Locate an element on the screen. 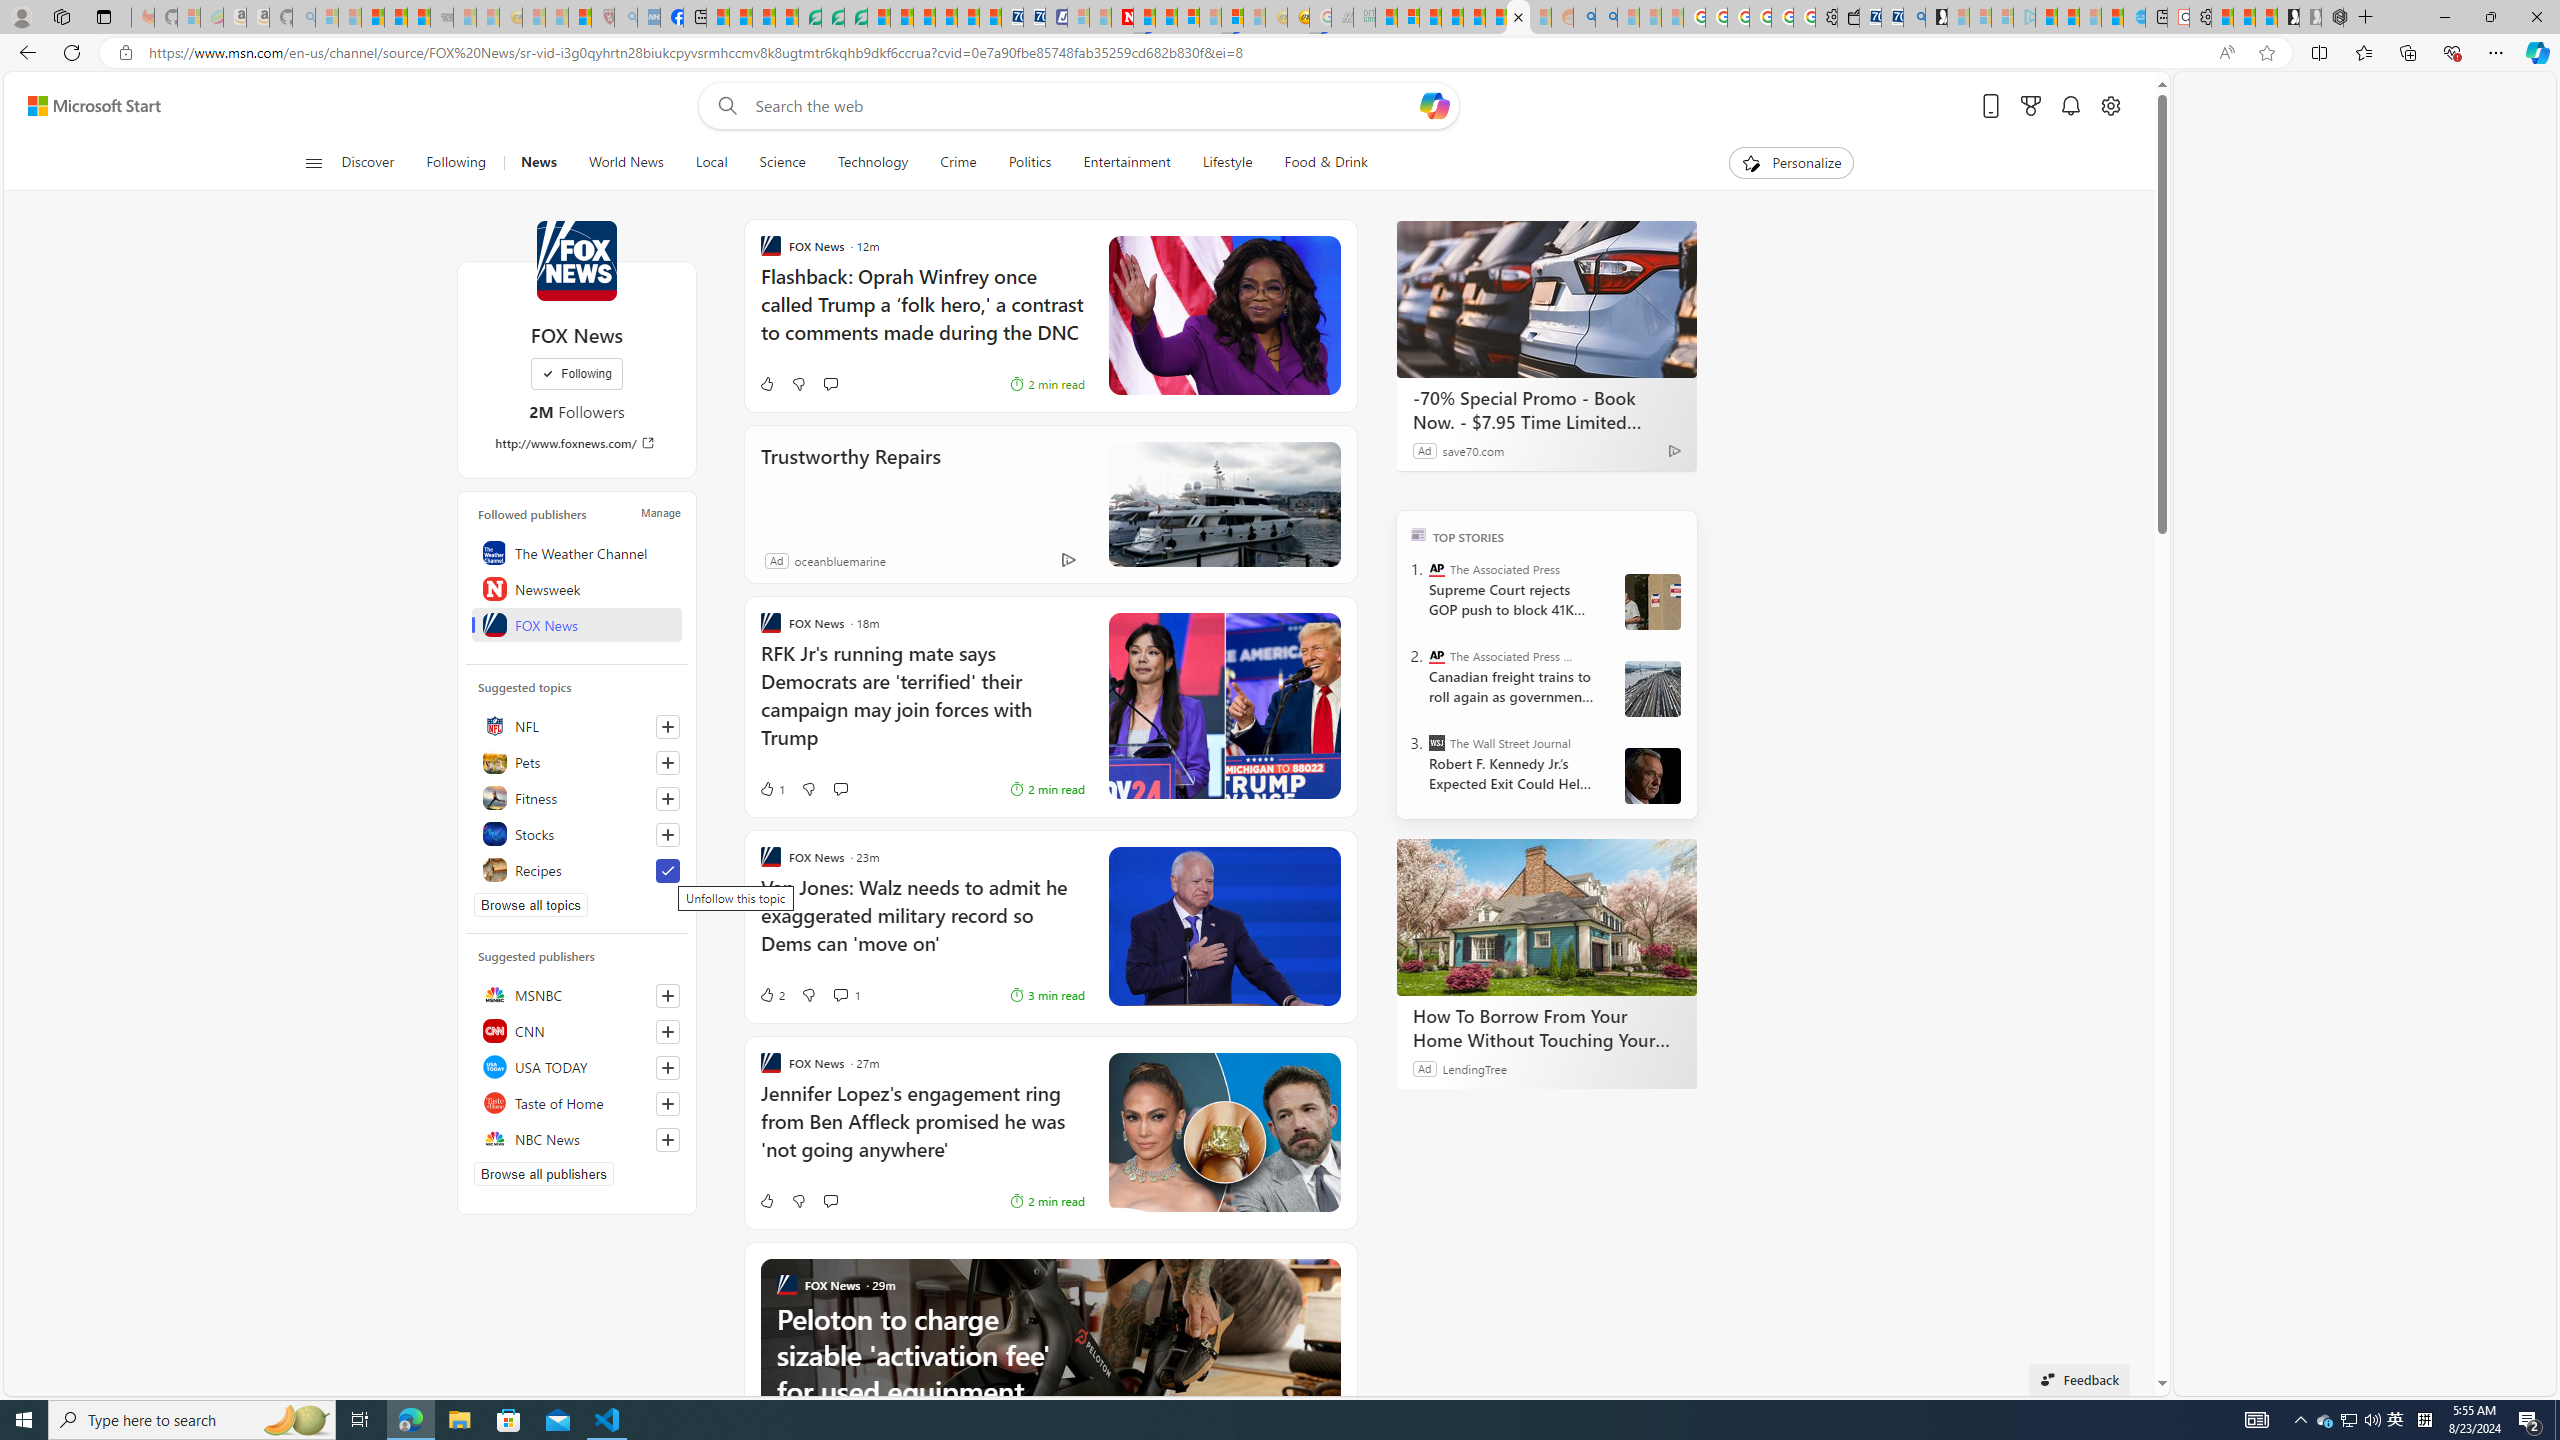 The image size is (2560, 1440). '1 Like' is located at coordinates (770, 788).